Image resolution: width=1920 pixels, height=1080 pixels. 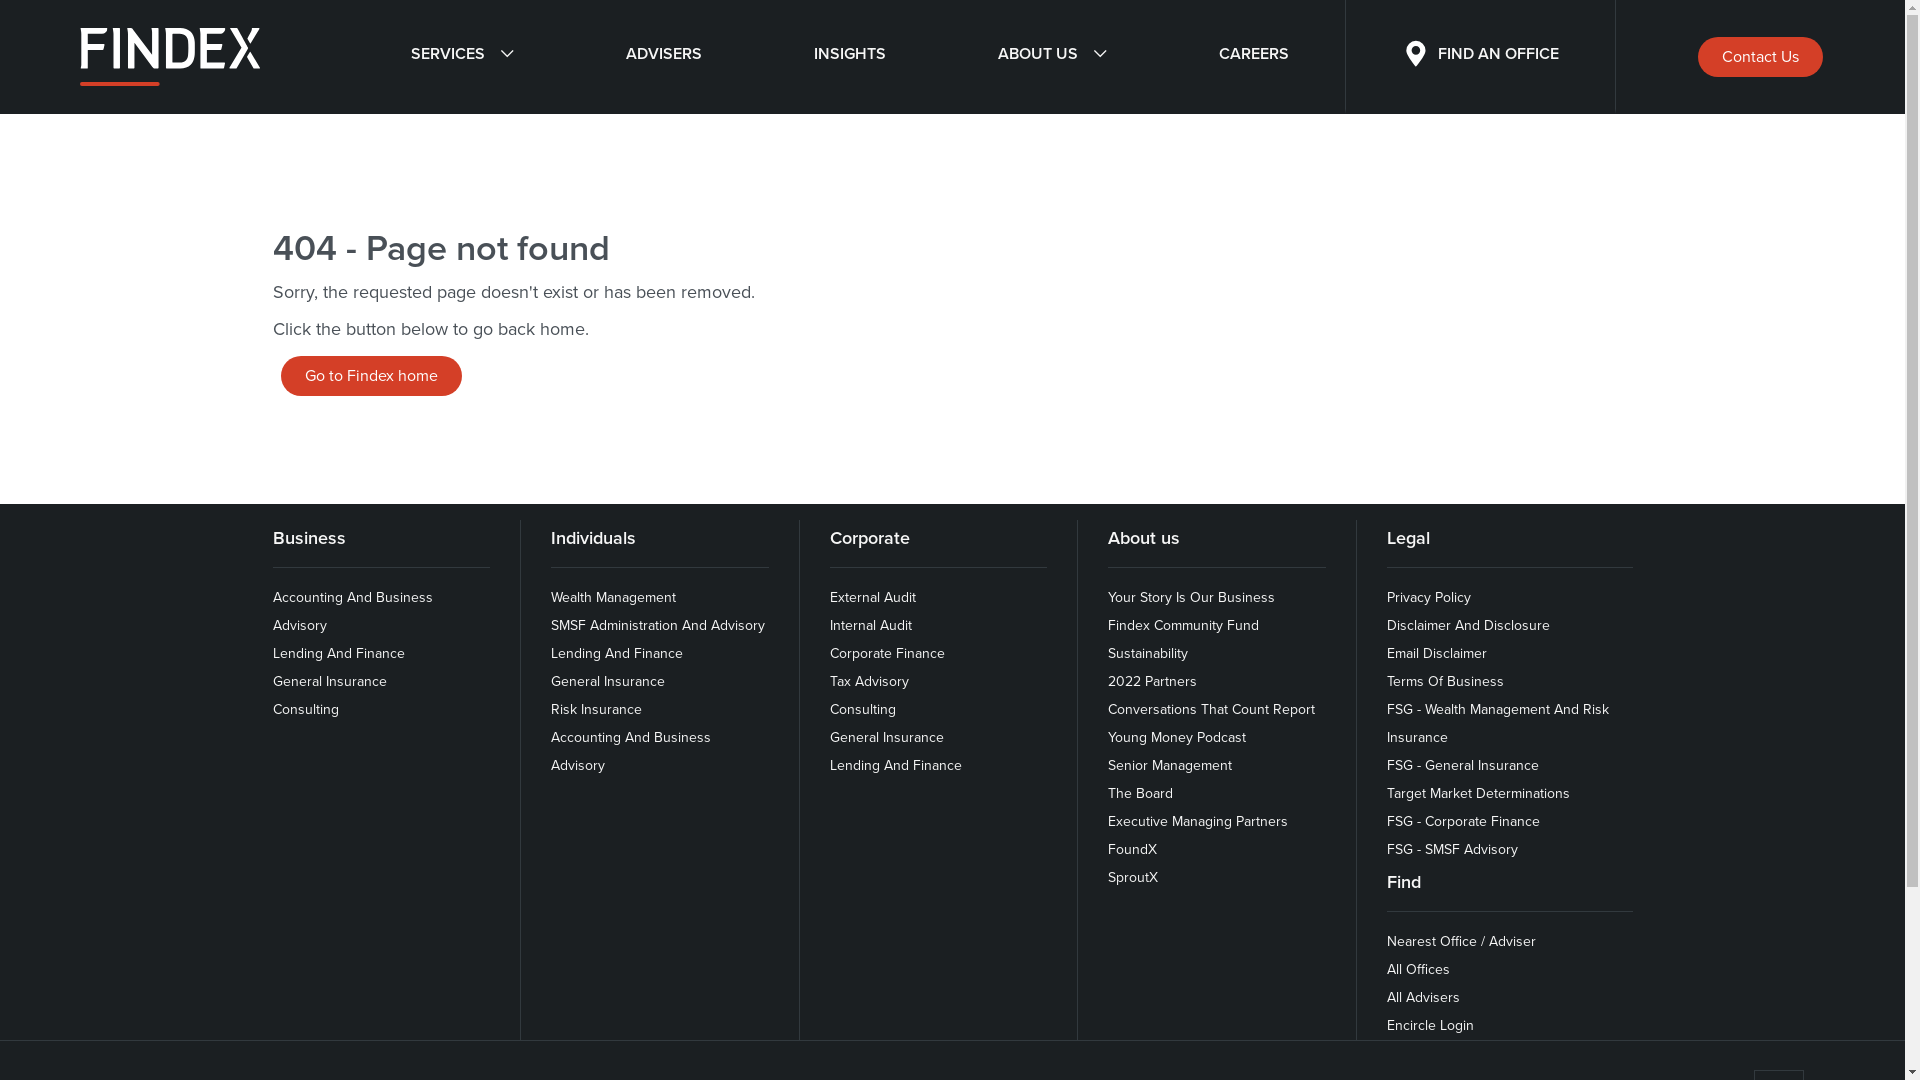 I want to click on 'ADVISERS', so click(x=663, y=56).